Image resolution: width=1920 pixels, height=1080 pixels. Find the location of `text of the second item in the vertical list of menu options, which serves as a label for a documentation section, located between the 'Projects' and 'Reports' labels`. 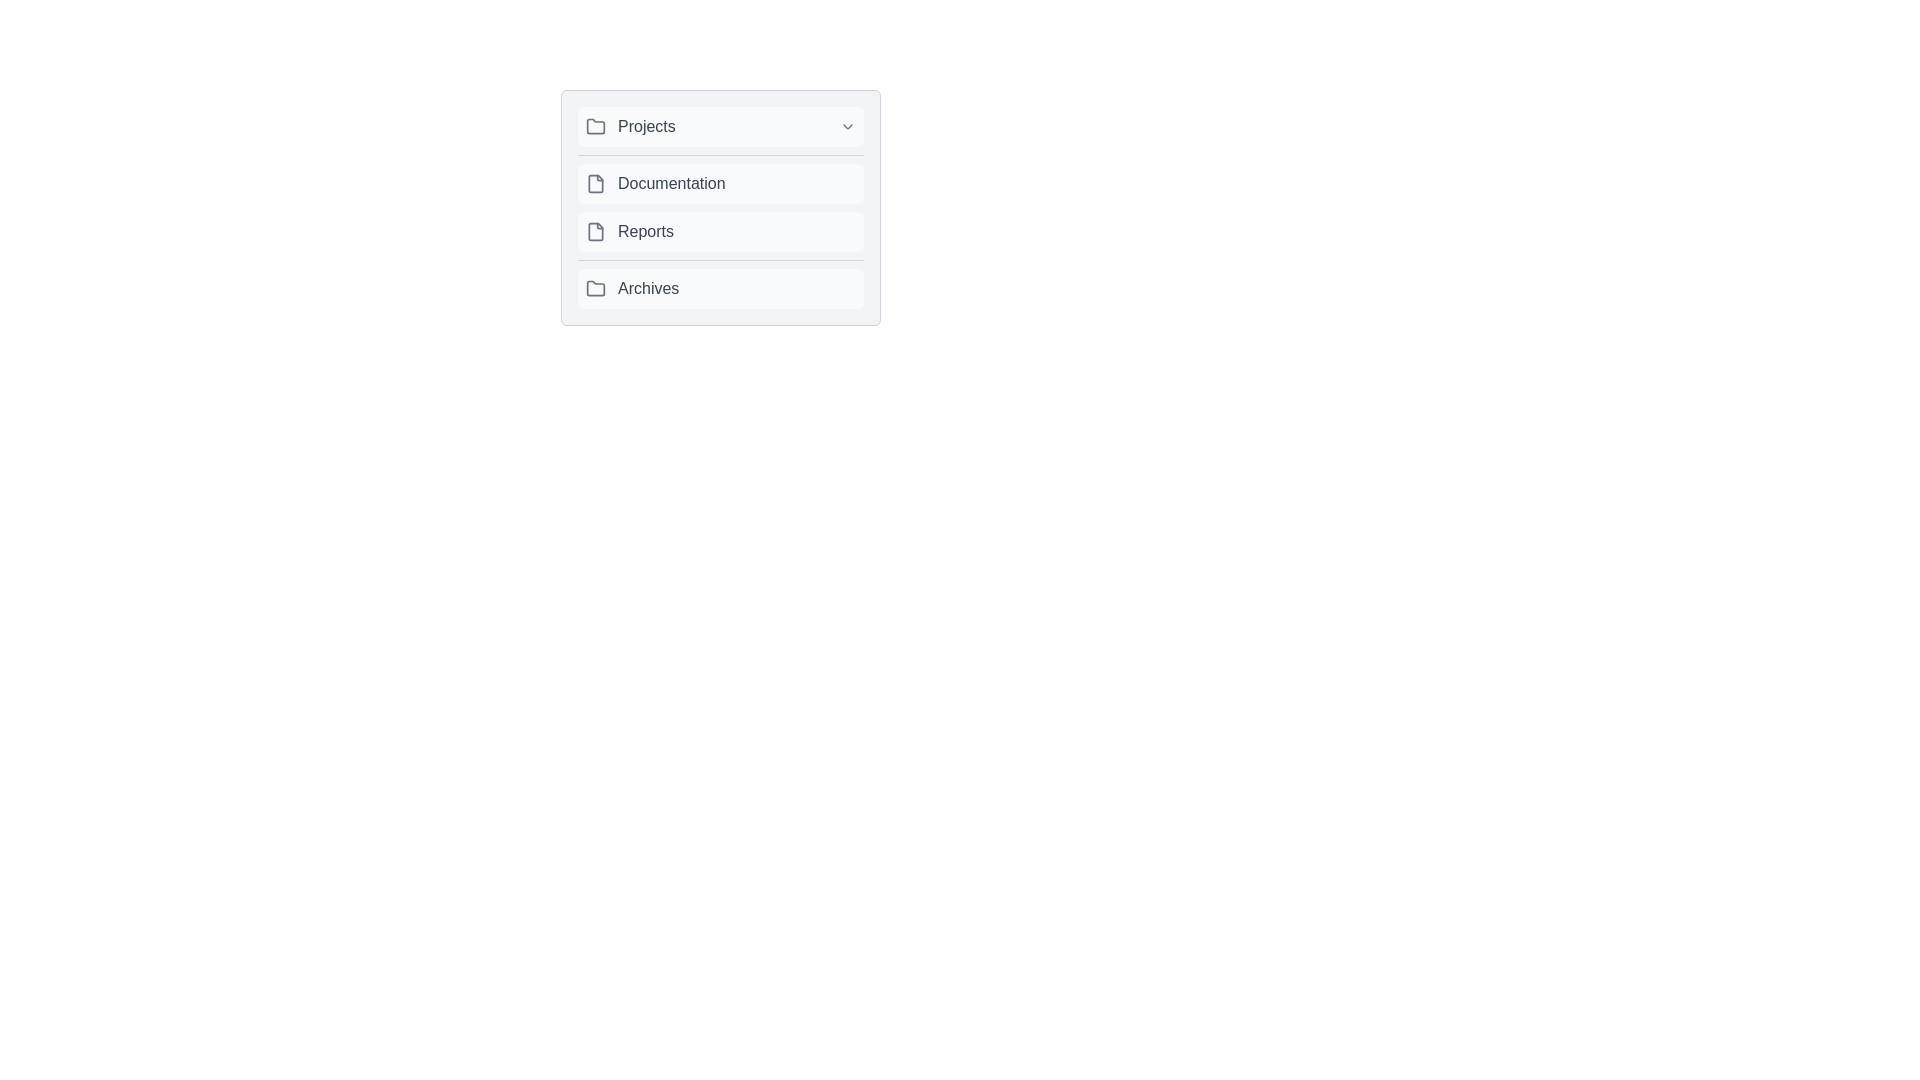

text of the second item in the vertical list of menu options, which serves as a label for a documentation section, located between the 'Projects' and 'Reports' labels is located at coordinates (671, 184).